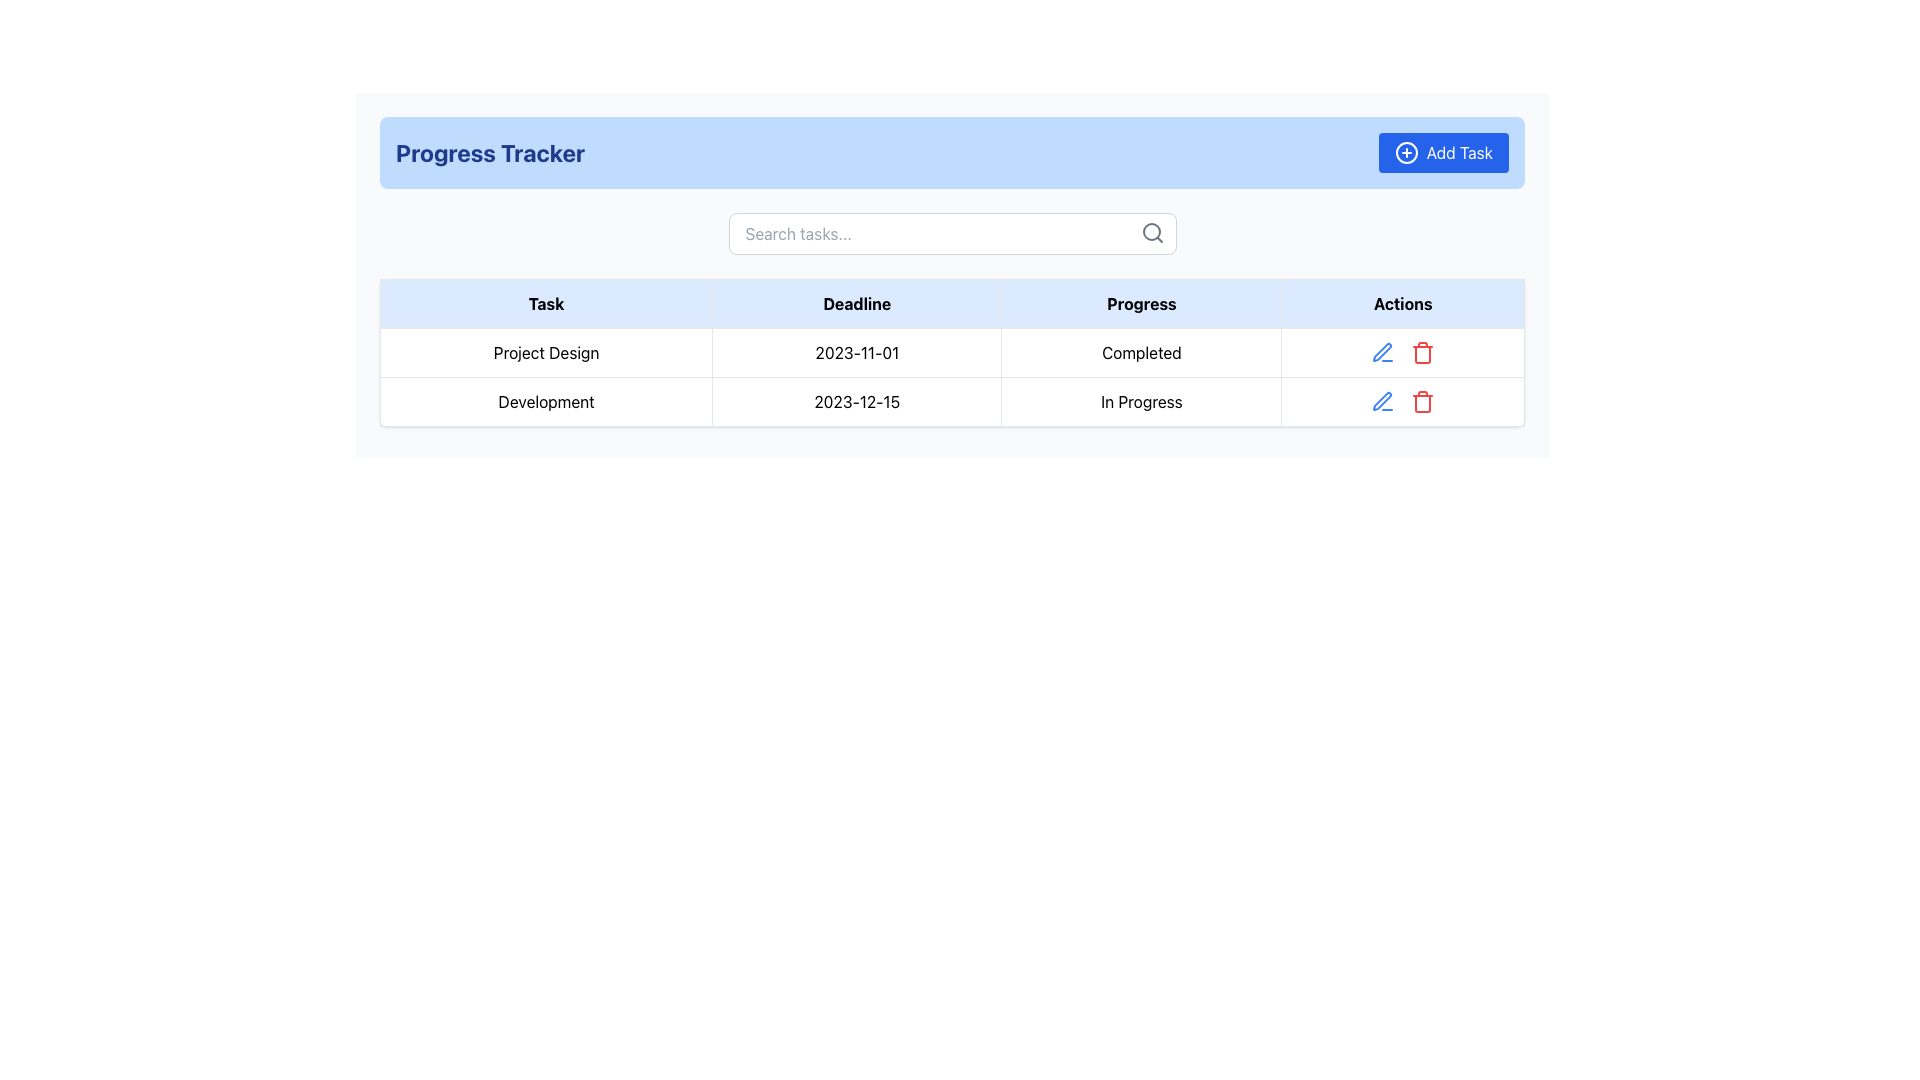  I want to click on the first cell in the second row under the 'Task' column of the progress tracking table, which displays the name of a task, so click(546, 401).